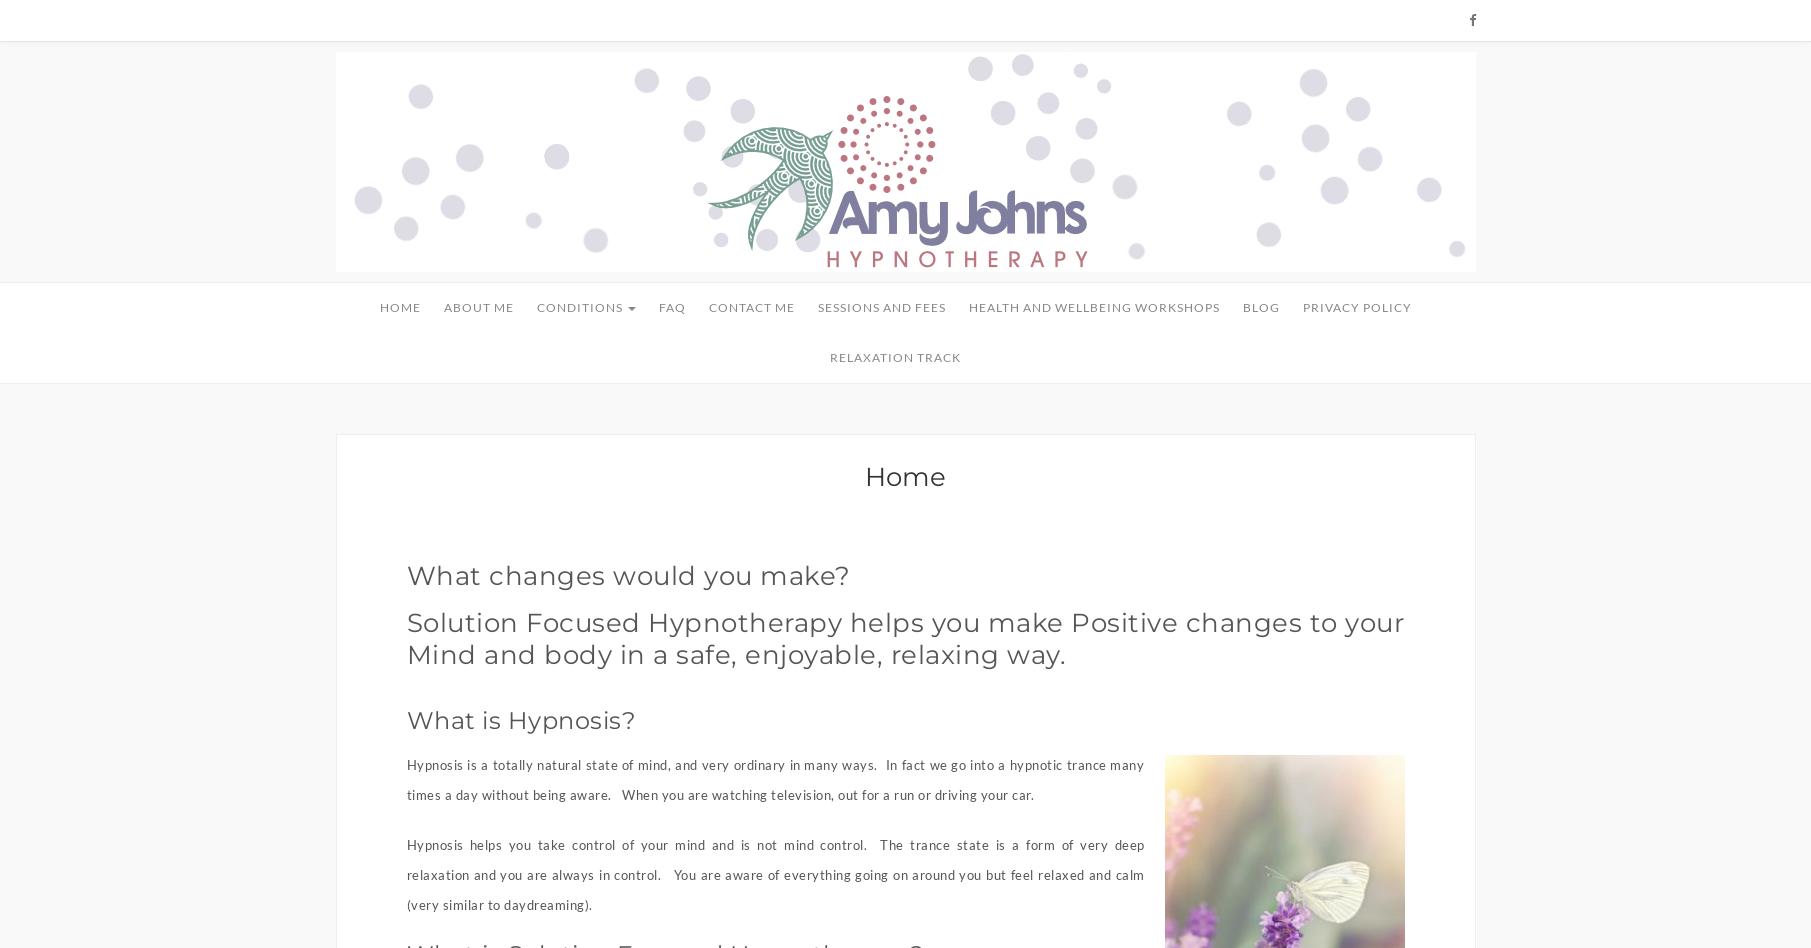  Describe the element at coordinates (579, 772) in the screenshot. I see `'Smoking'` at that location.